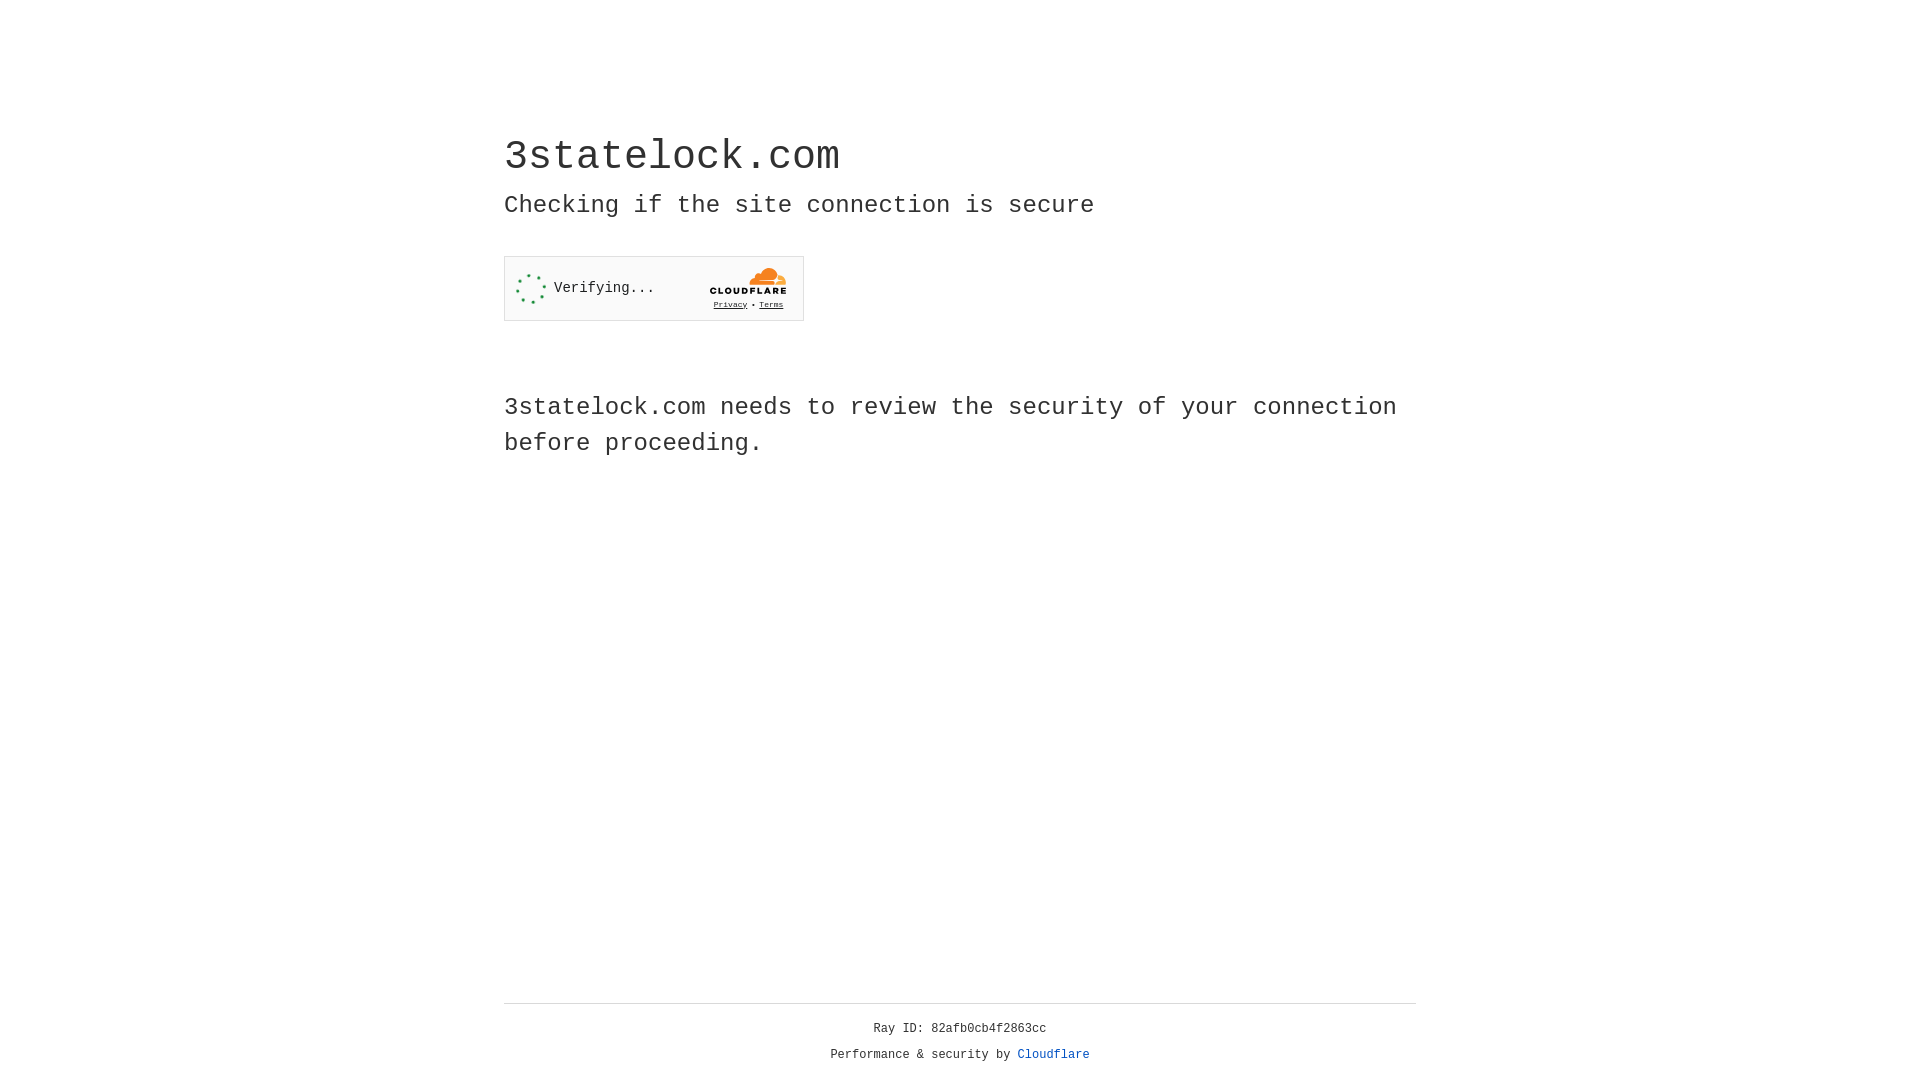  Describe the element at coordinates (1053, 1054) in the screenshot. I see `'Cloudflare'` at that location.